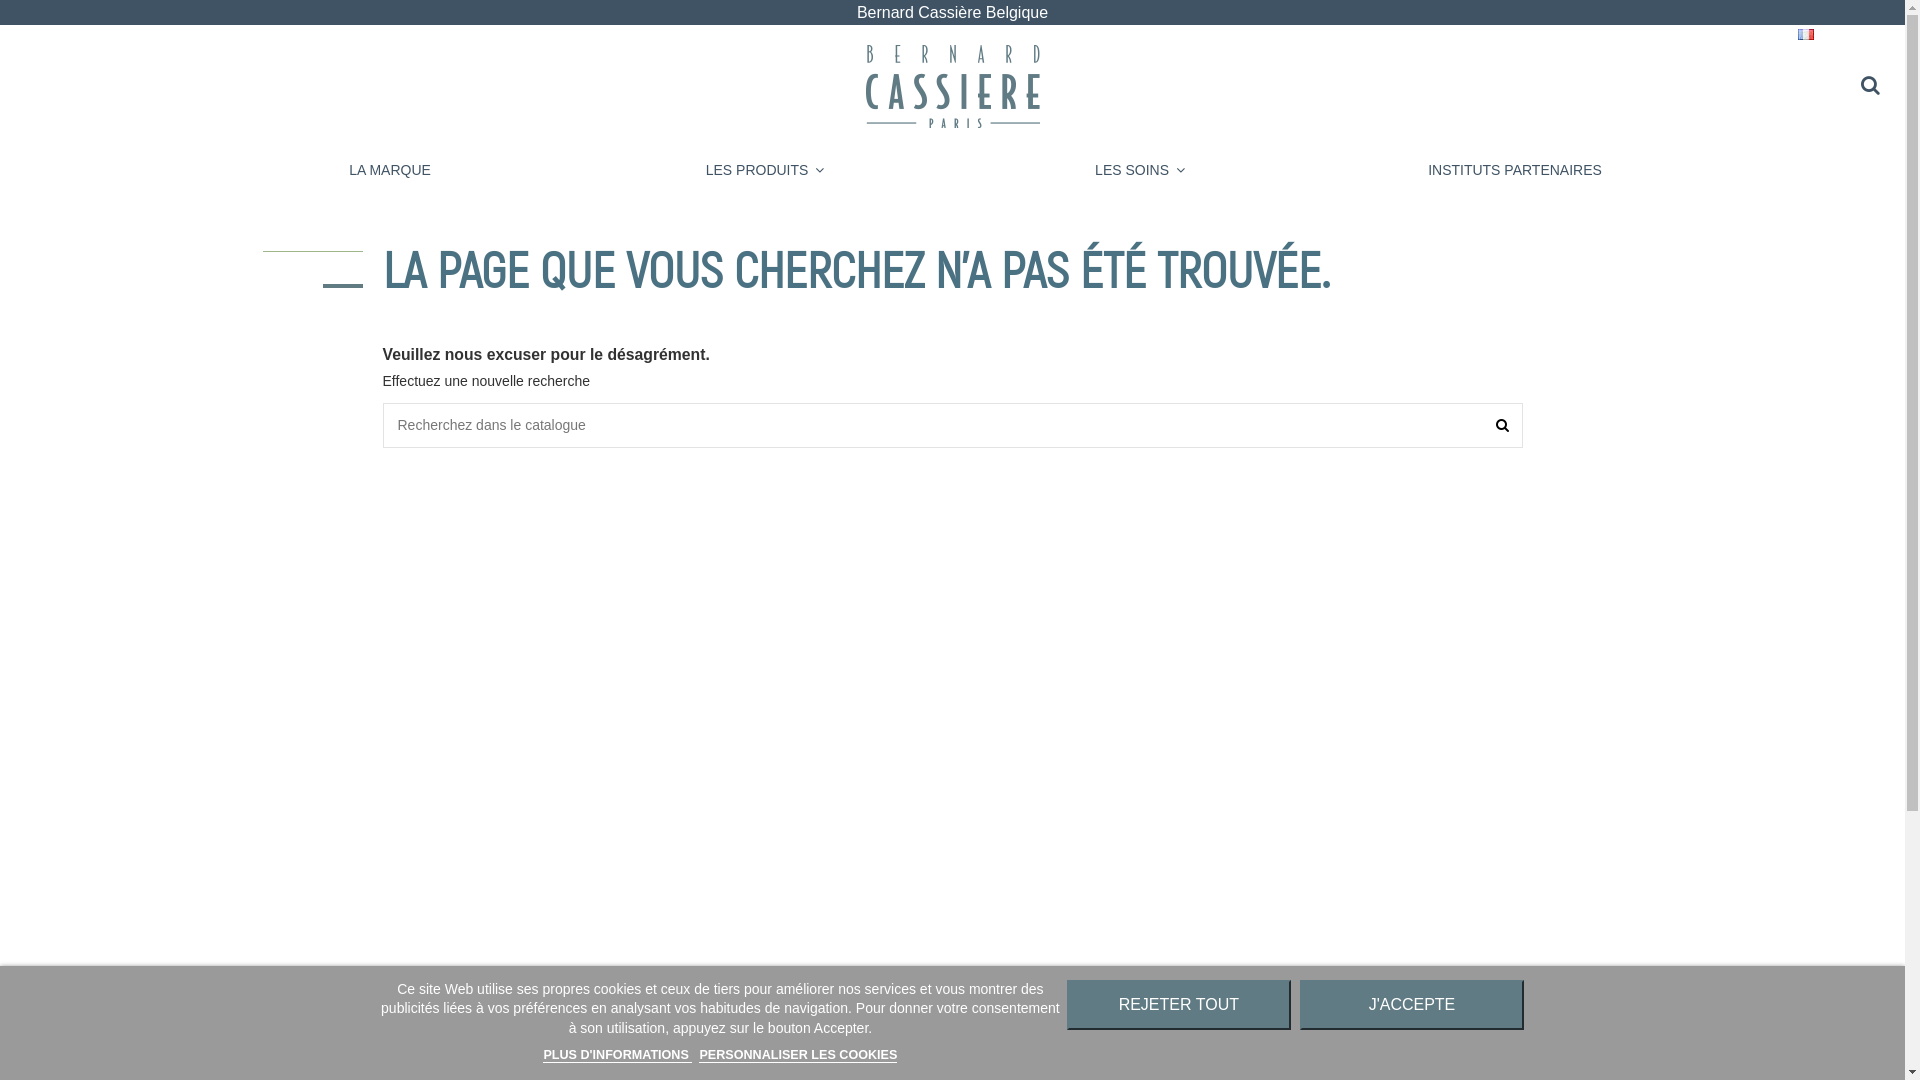 The image size is (1920, 1080). I want to click on 'LA MARQUE', so click(389, 169).